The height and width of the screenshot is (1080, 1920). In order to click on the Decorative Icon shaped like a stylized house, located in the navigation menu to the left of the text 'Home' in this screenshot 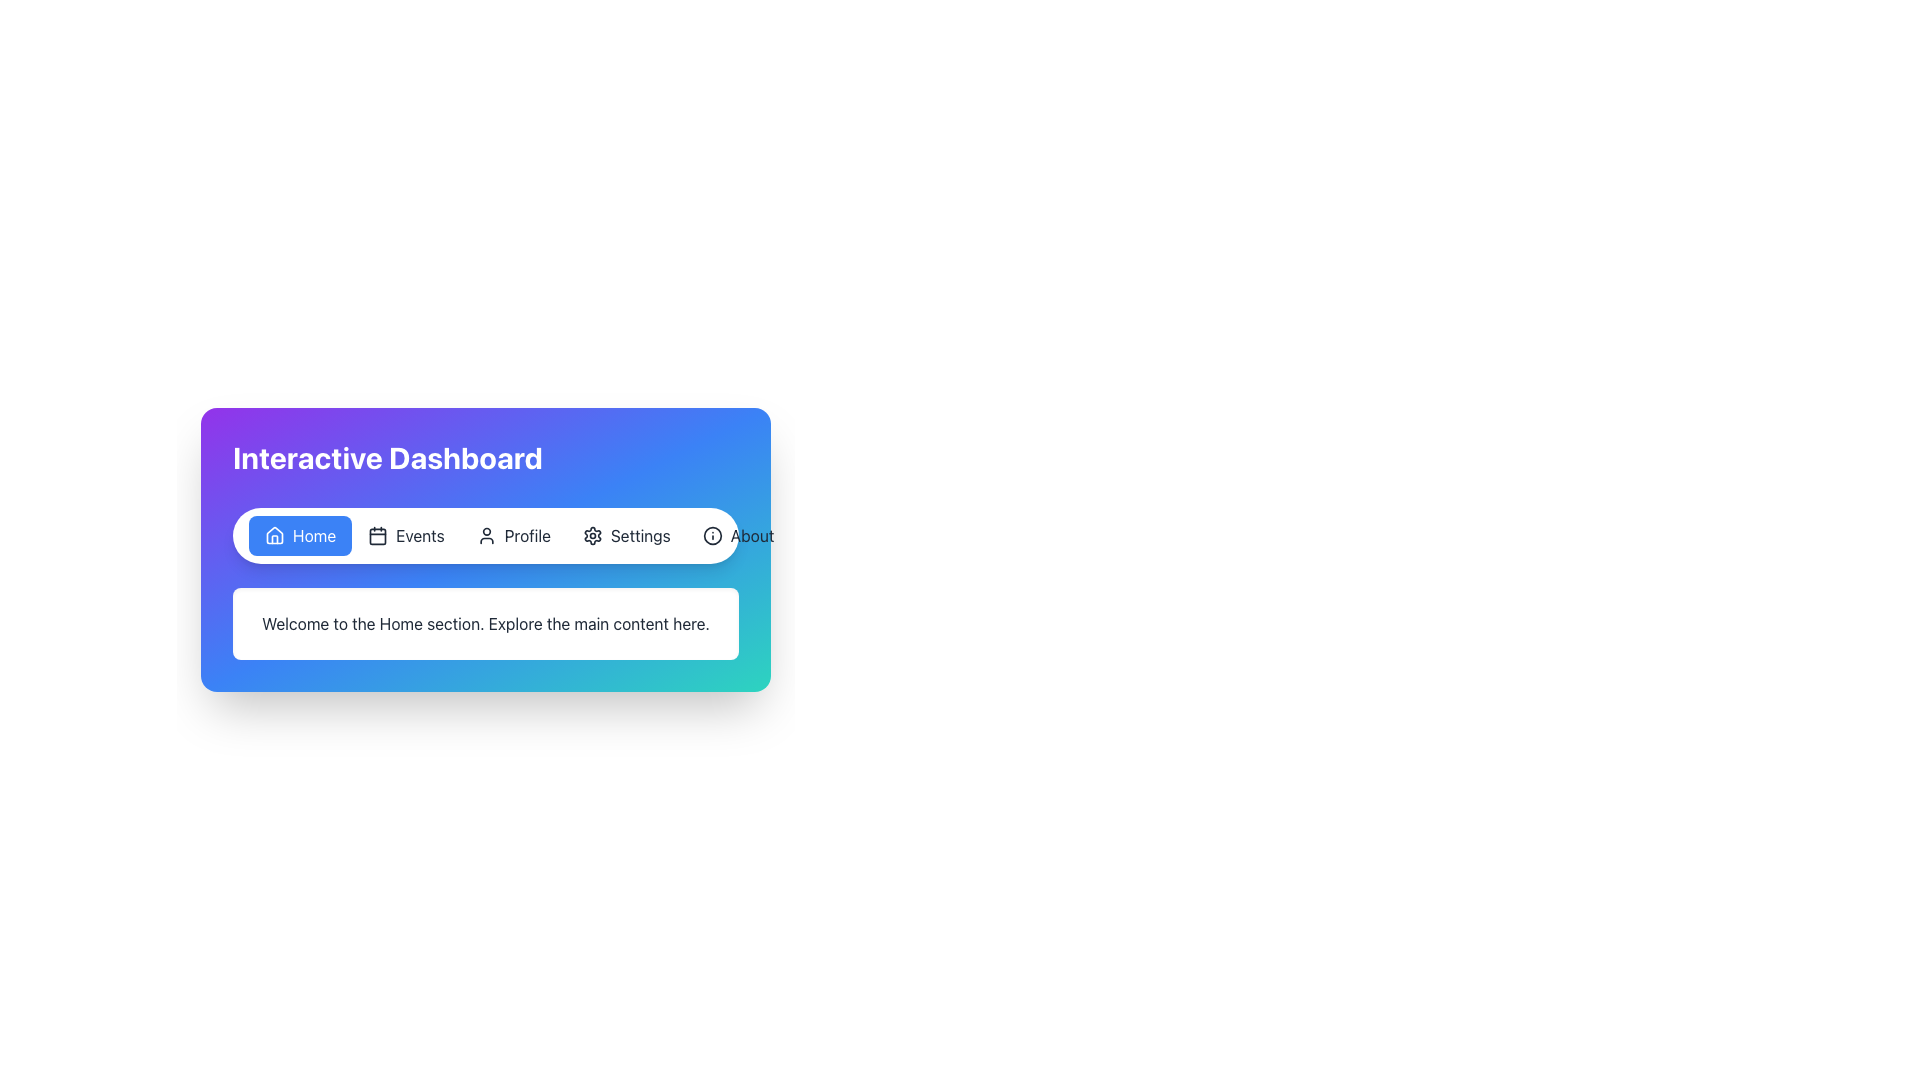, I will do `click(273, 534)`.